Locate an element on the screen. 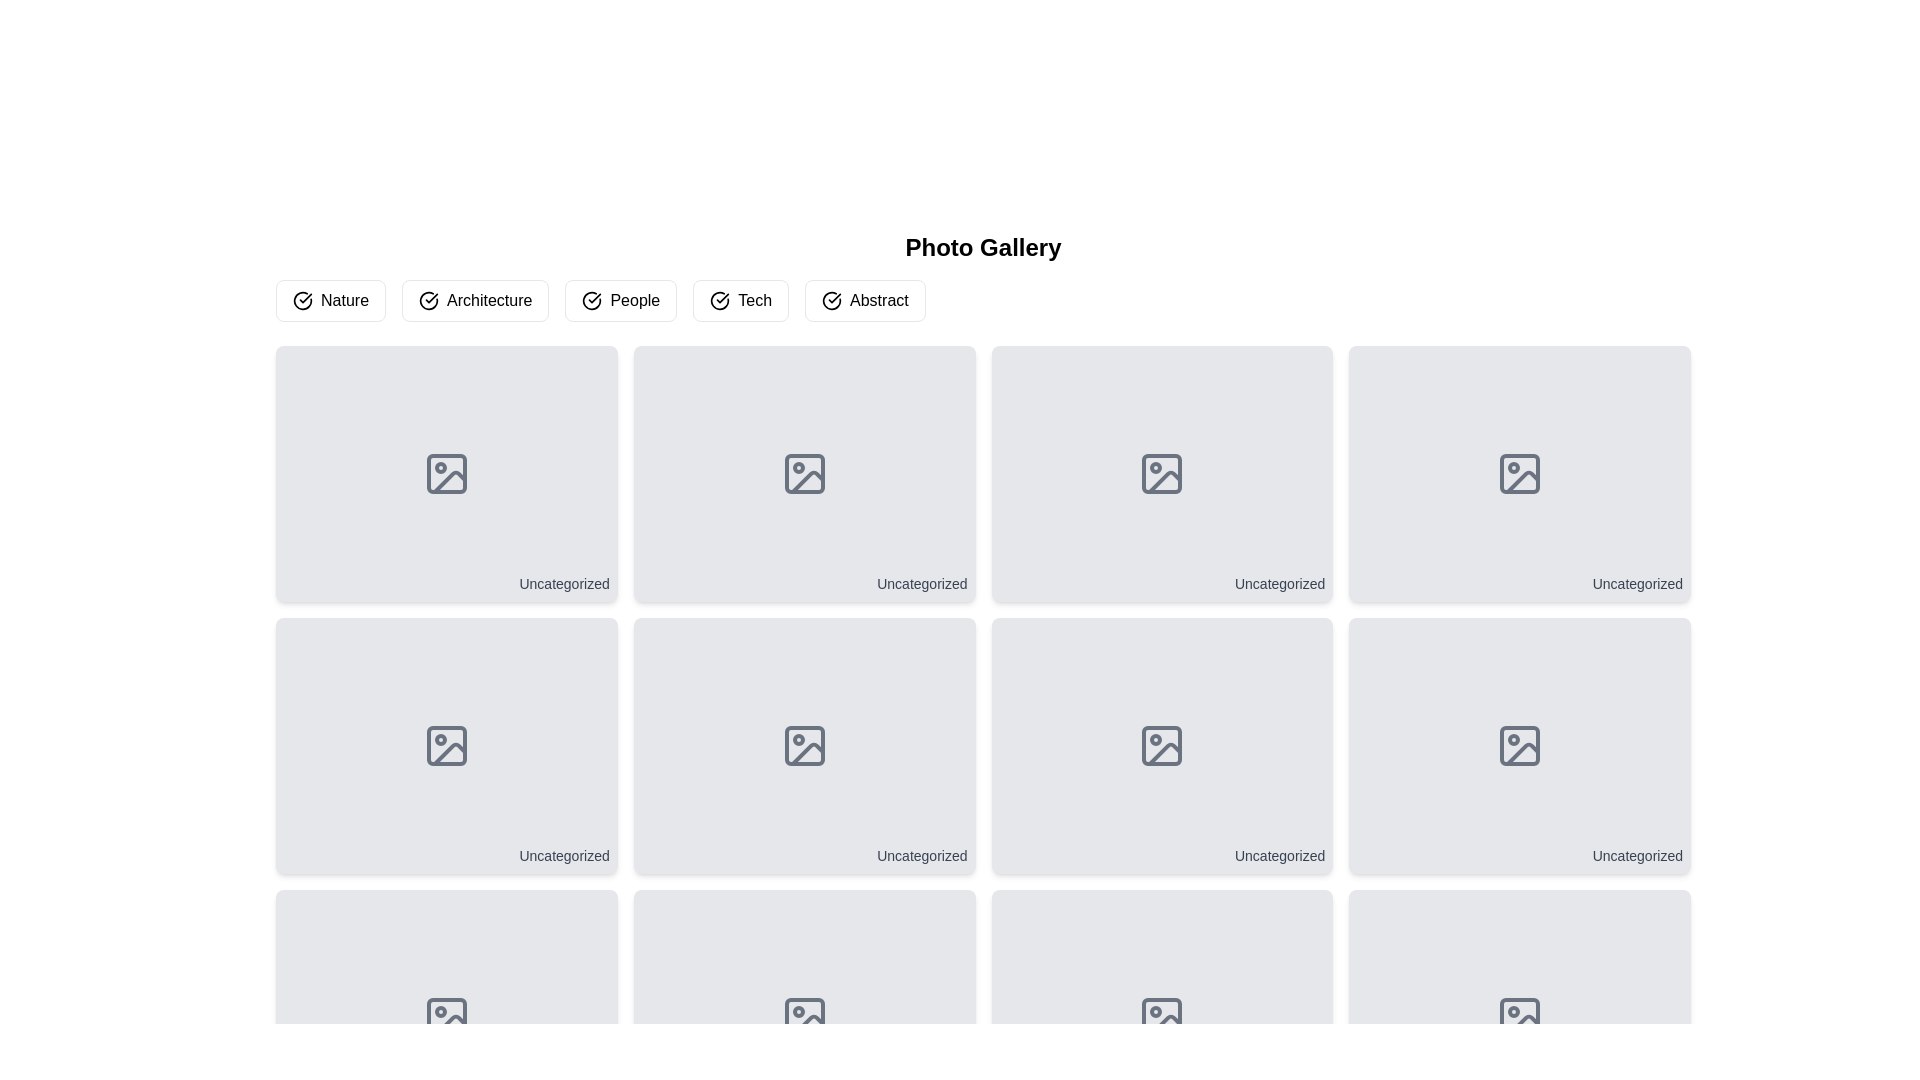  the graphical component indicating a missing or placeholder image located in the third card of the top row in a grid layout is located at coordinates (1520, 474).